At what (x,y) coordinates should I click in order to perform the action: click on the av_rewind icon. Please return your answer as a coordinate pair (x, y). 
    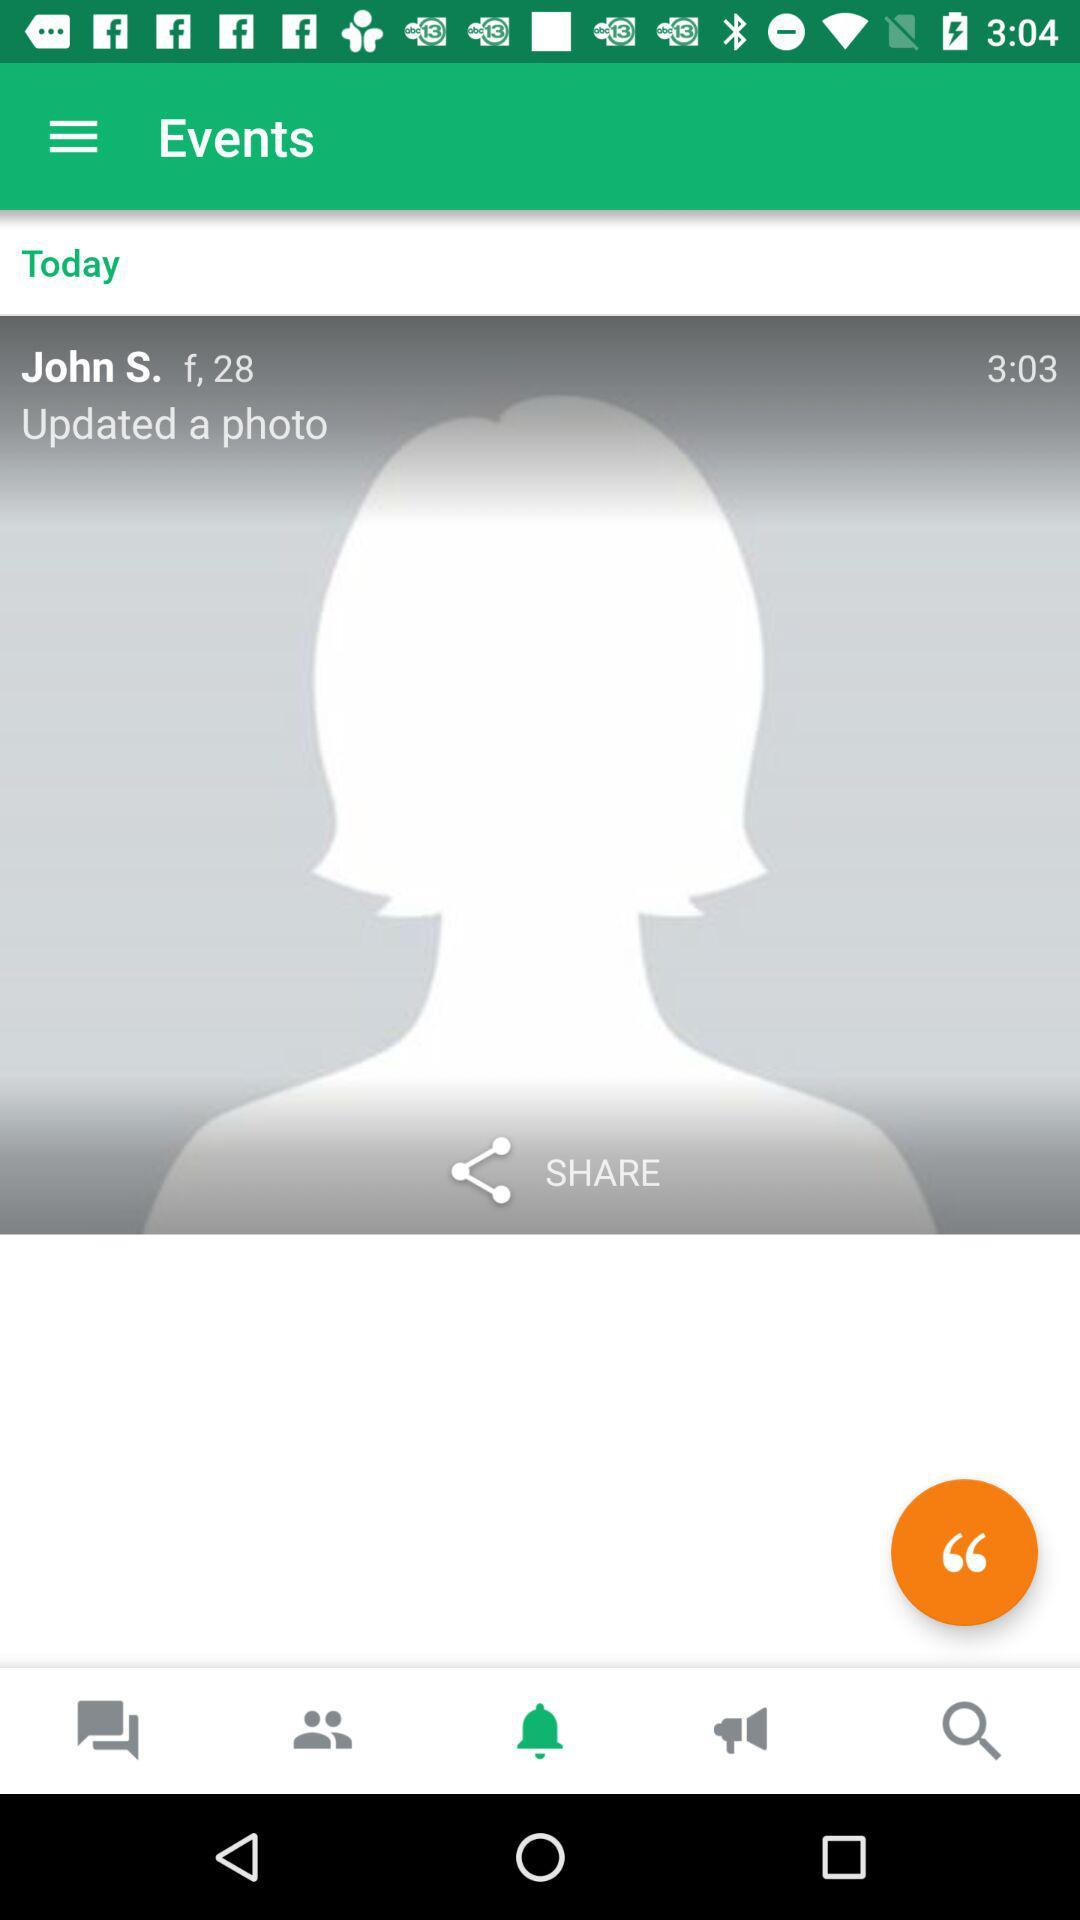
    Looking at the image, I should click on (963, 1551).